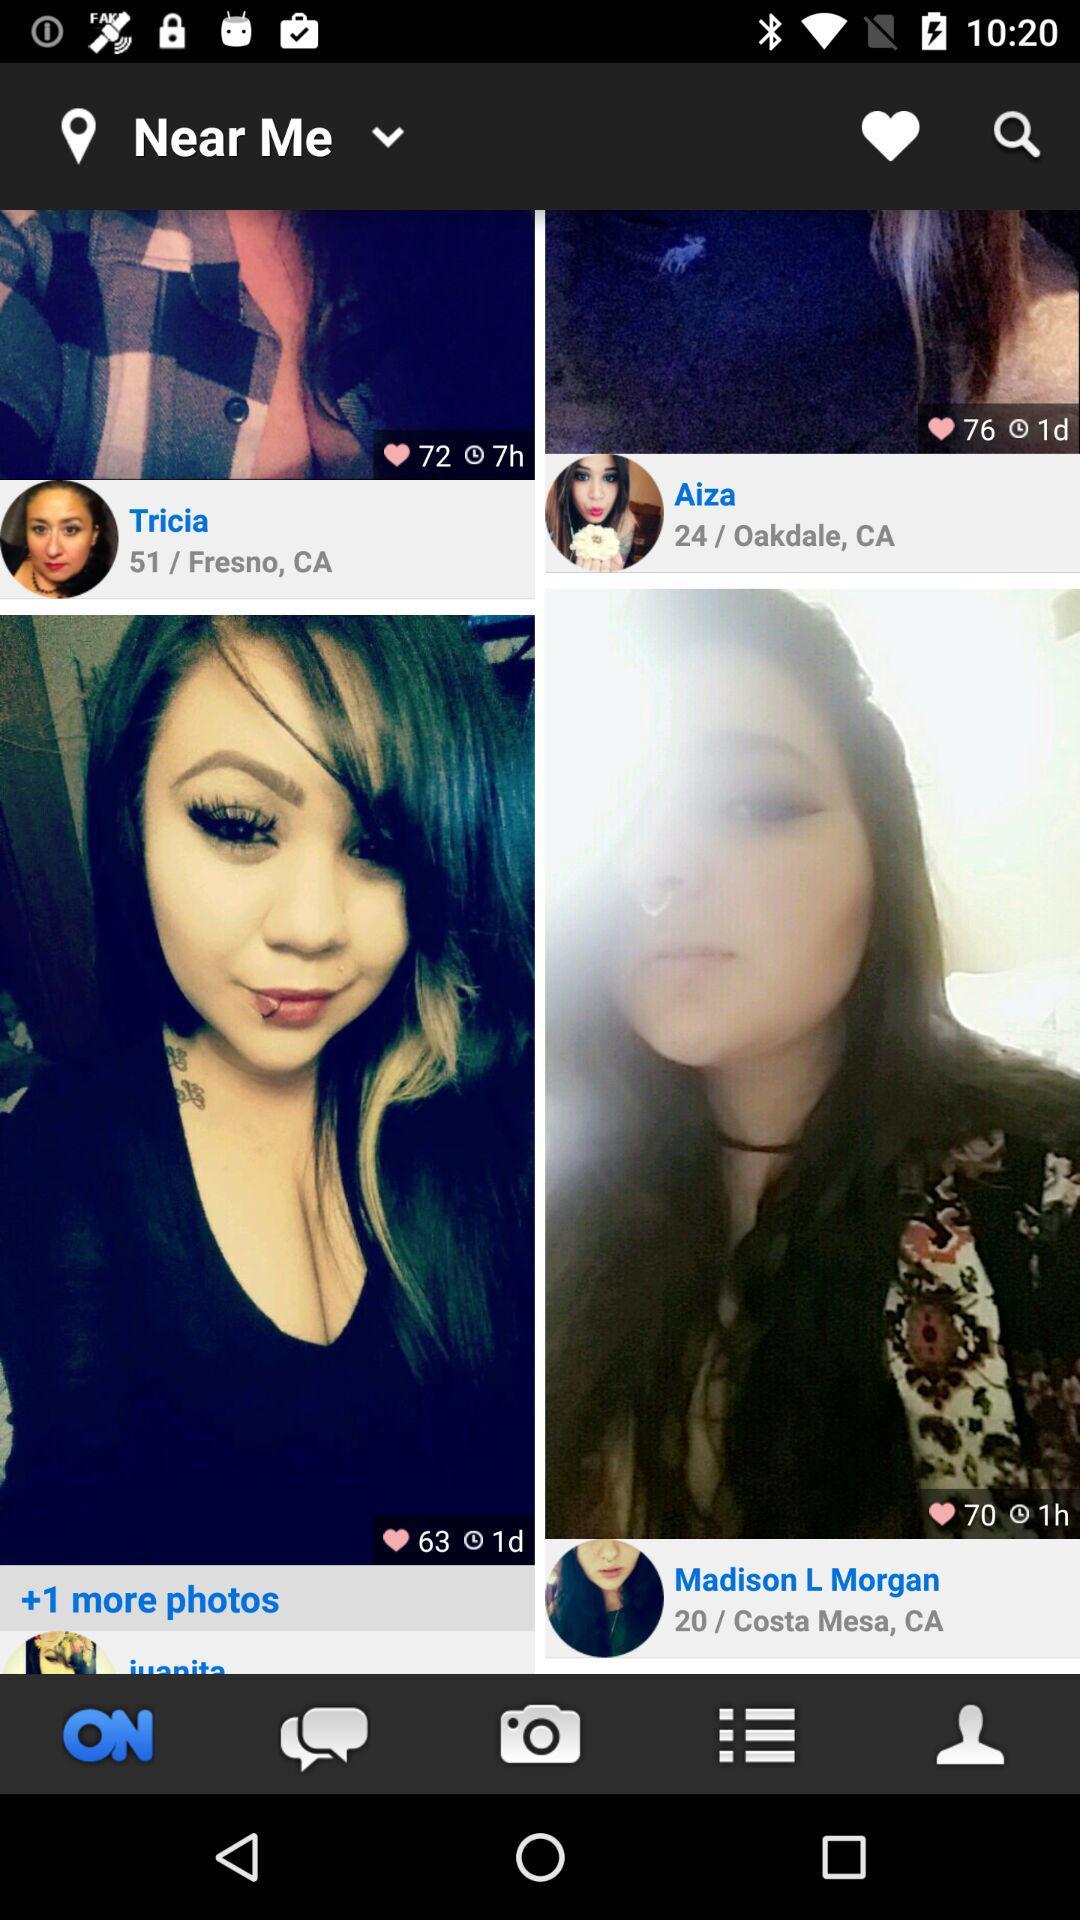 The height and width of the screenshot is (1920, 1080). I want to click on advertisement, so click(812, 331).